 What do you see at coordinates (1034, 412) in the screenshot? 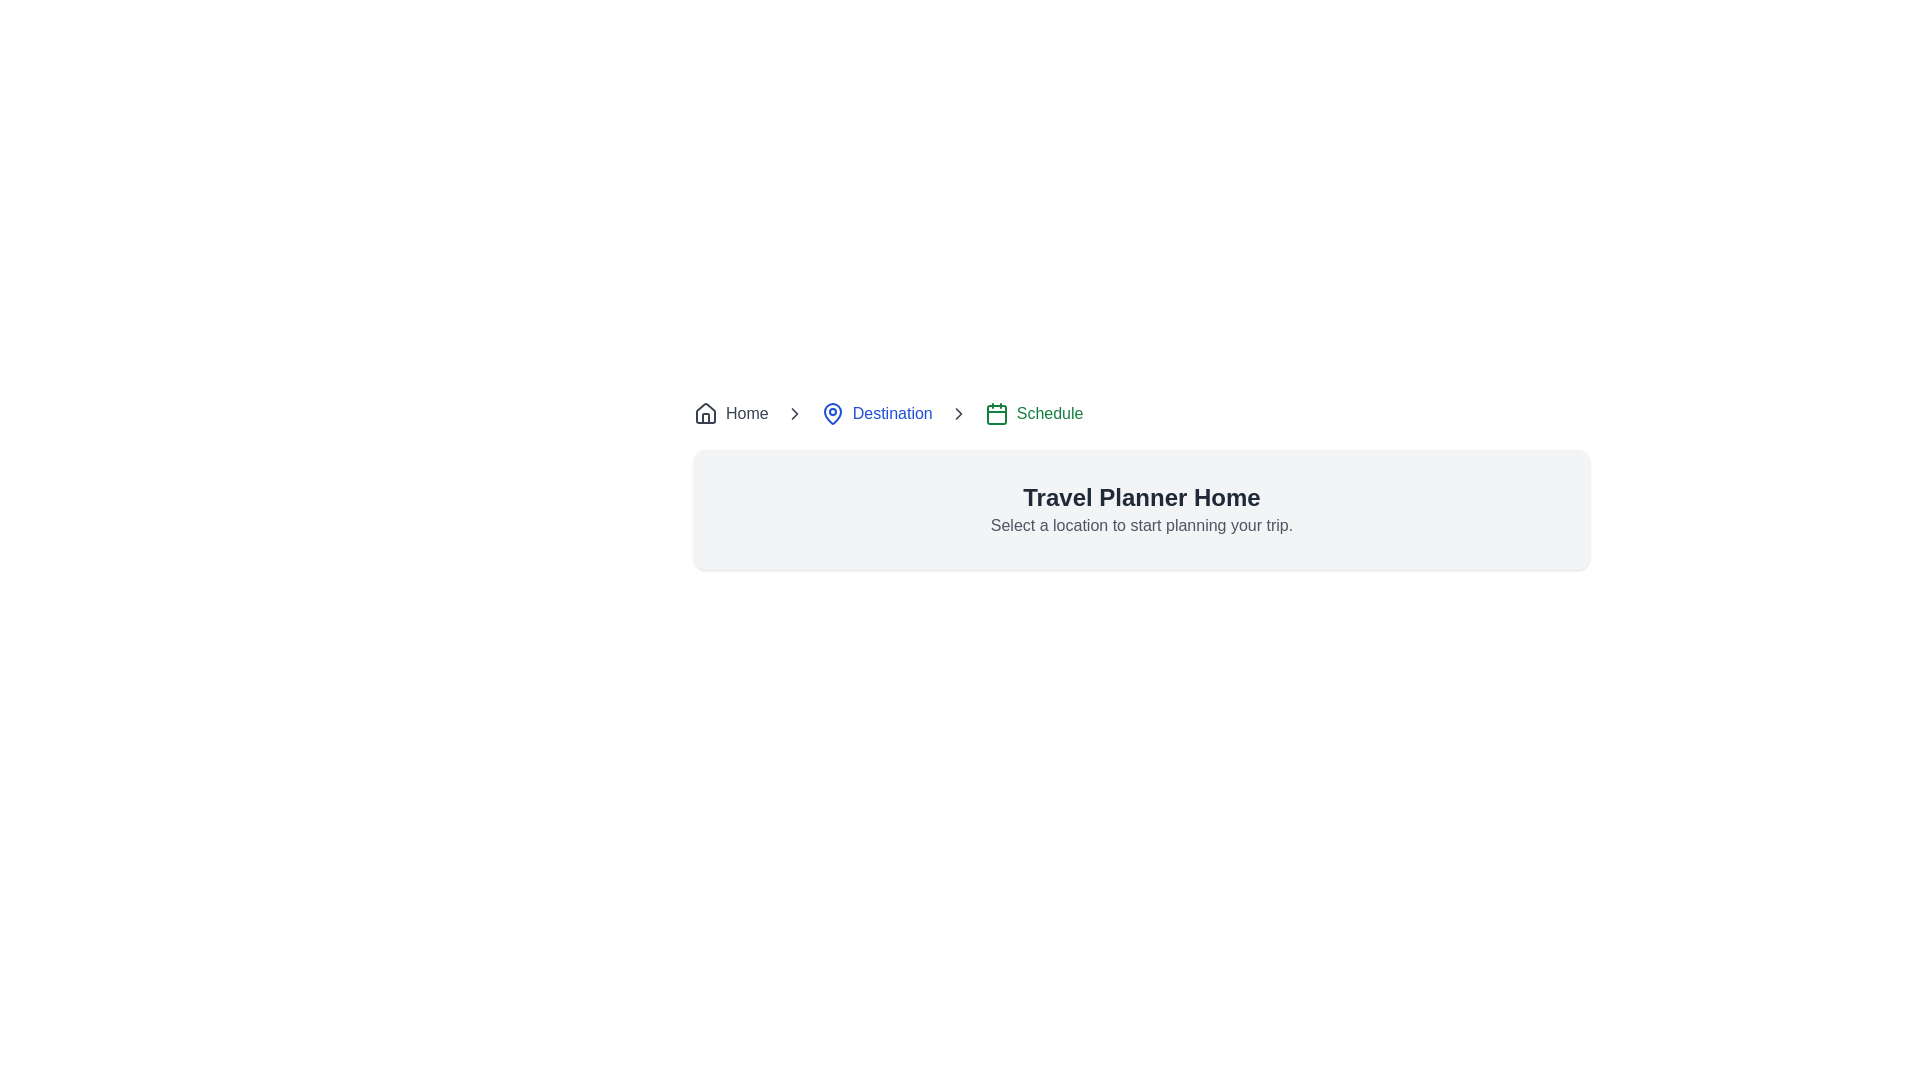
I see `the 'Schedule' hyperlink in the breadcrumb navigation bar to observe the color change` at bounding box center [1034, 412].